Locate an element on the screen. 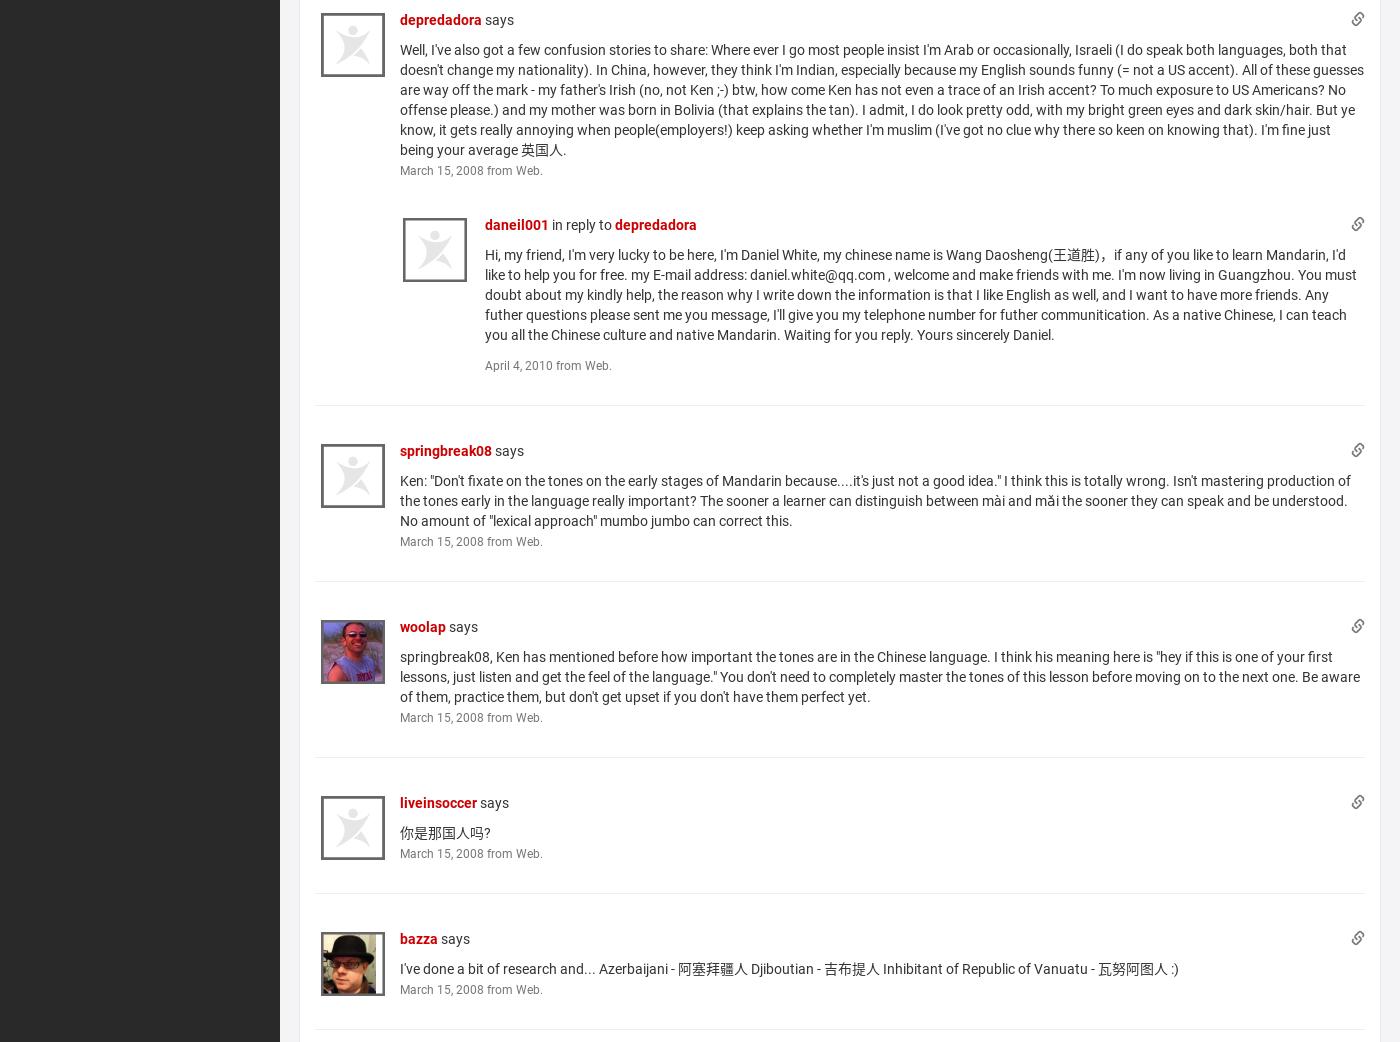 This screenshot has height=1042, width=1400. 'April 4, 2010 from  Web.' is located at coordinates (548, 364).